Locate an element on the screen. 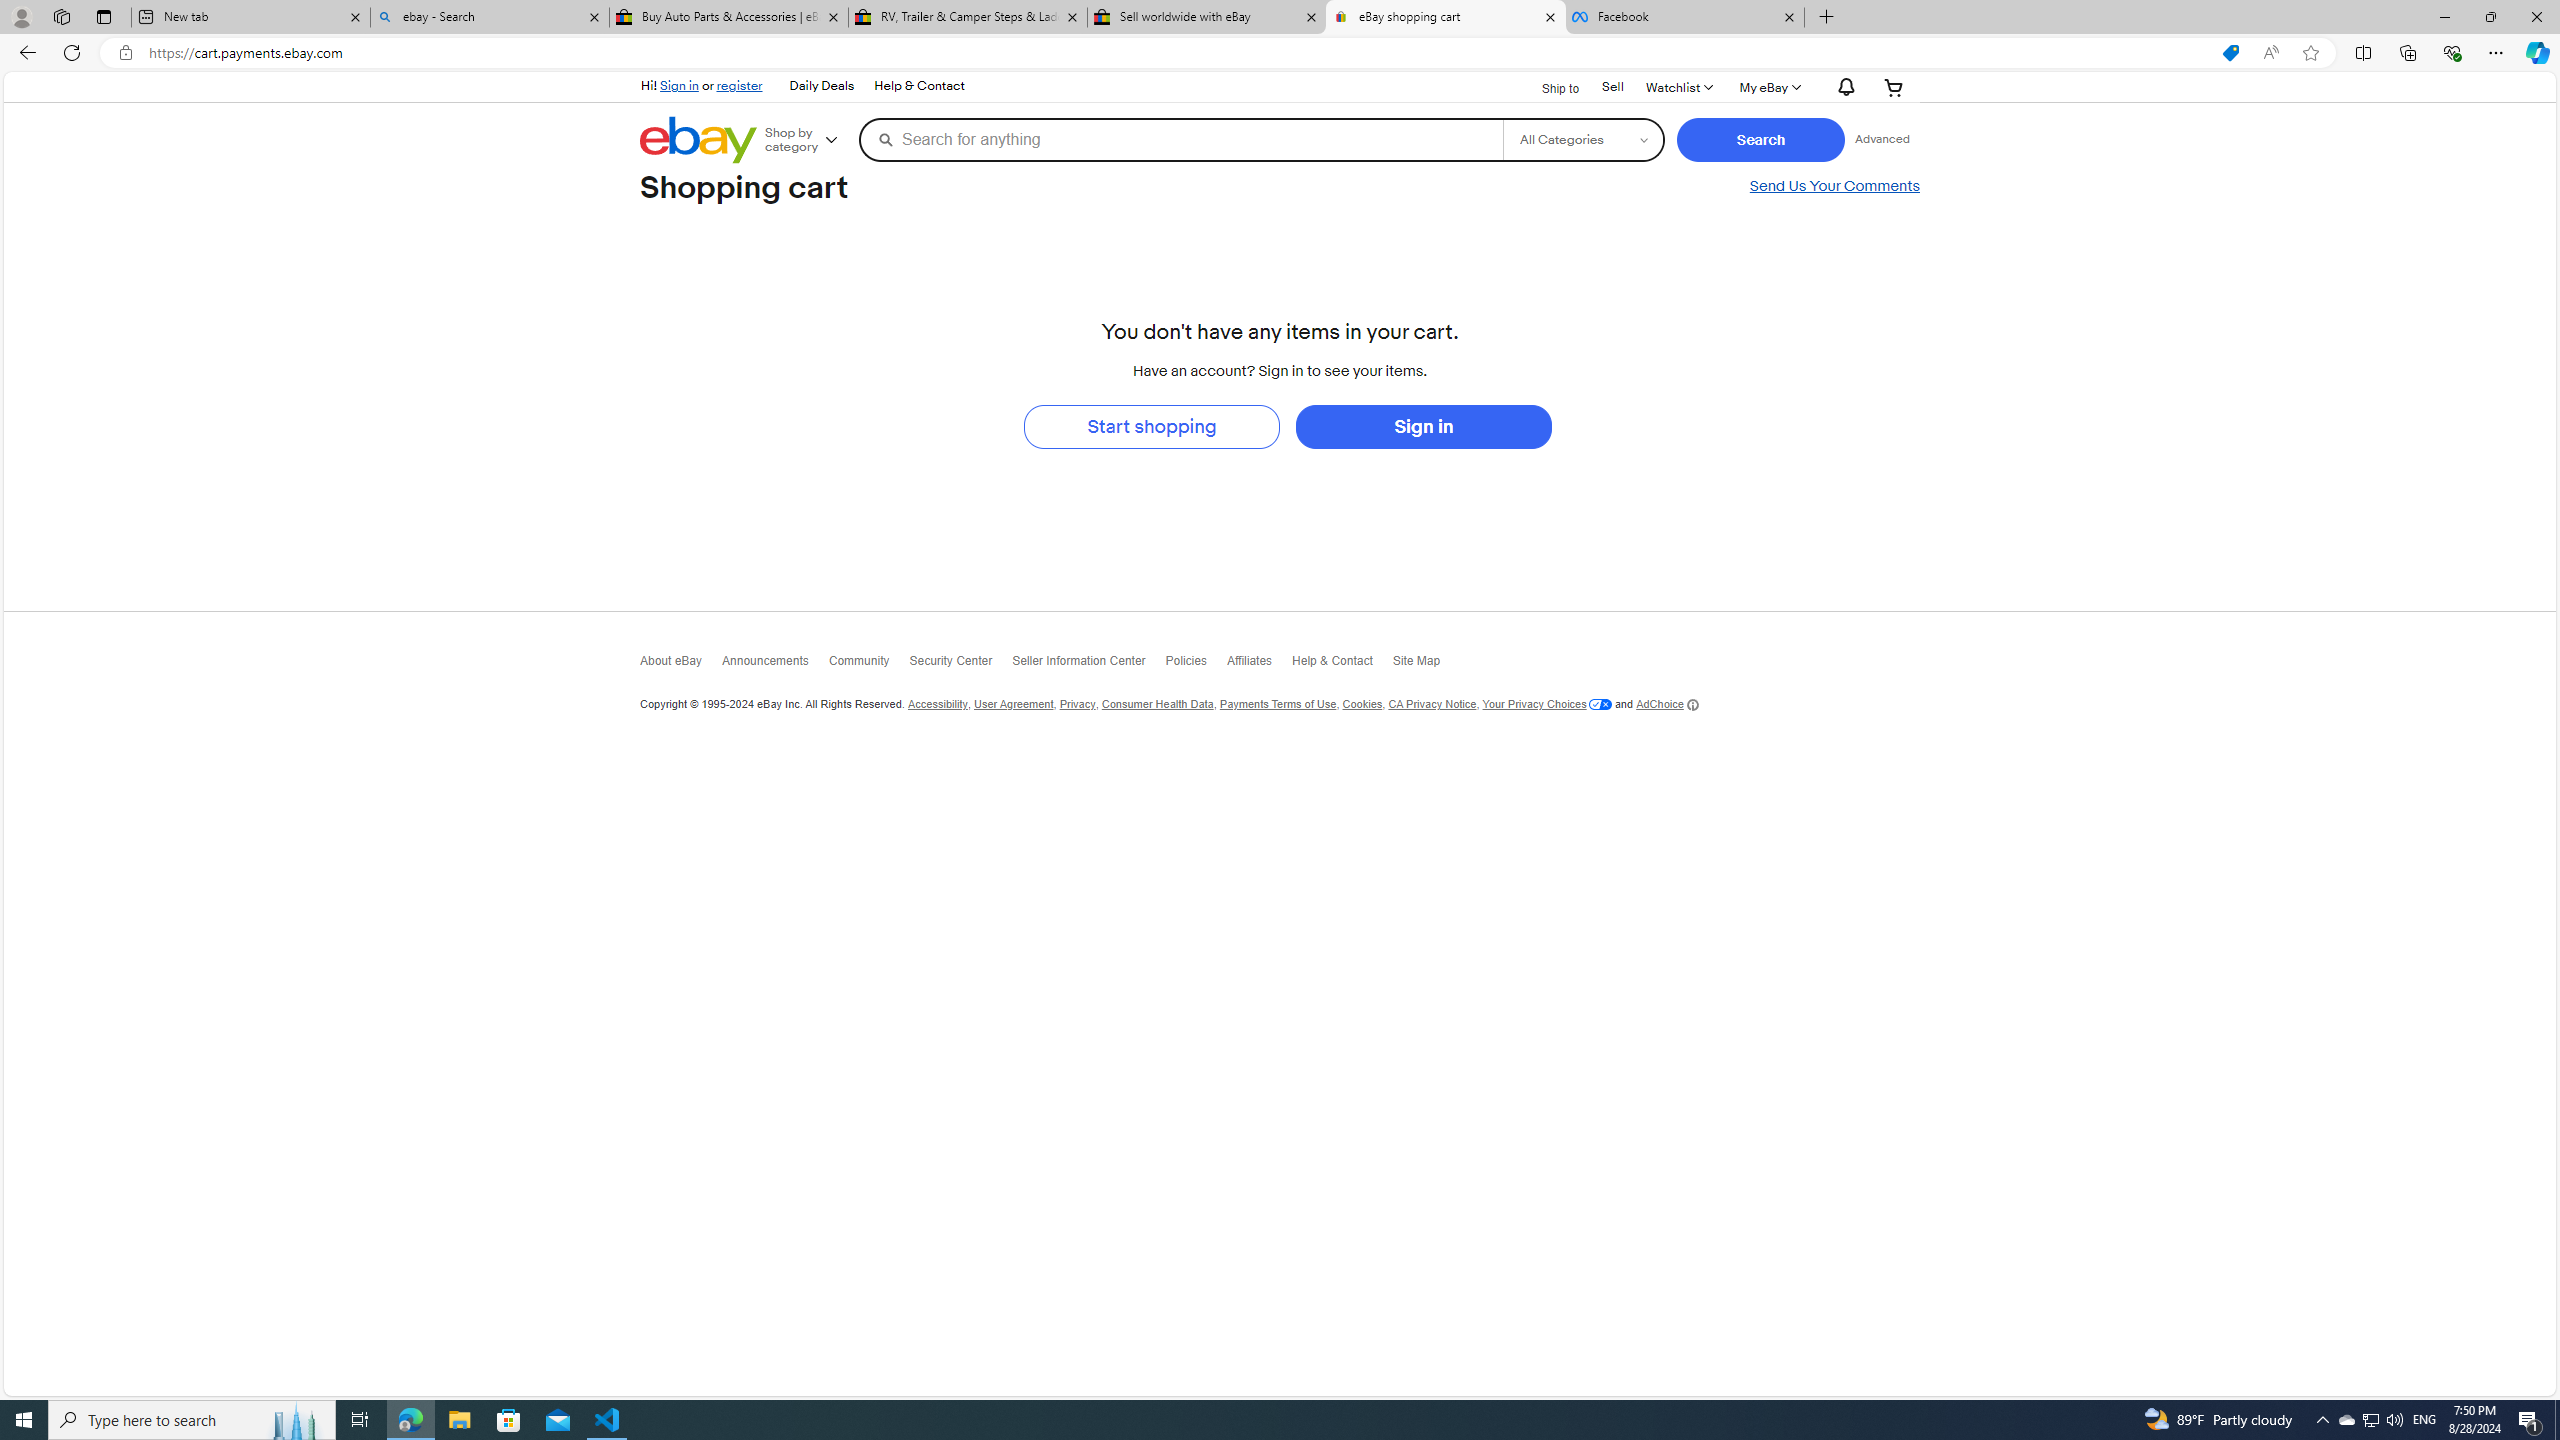 This screenshot has width=2560, height=1440. 'Select a category for search' is located at coordinates (1582, 138).